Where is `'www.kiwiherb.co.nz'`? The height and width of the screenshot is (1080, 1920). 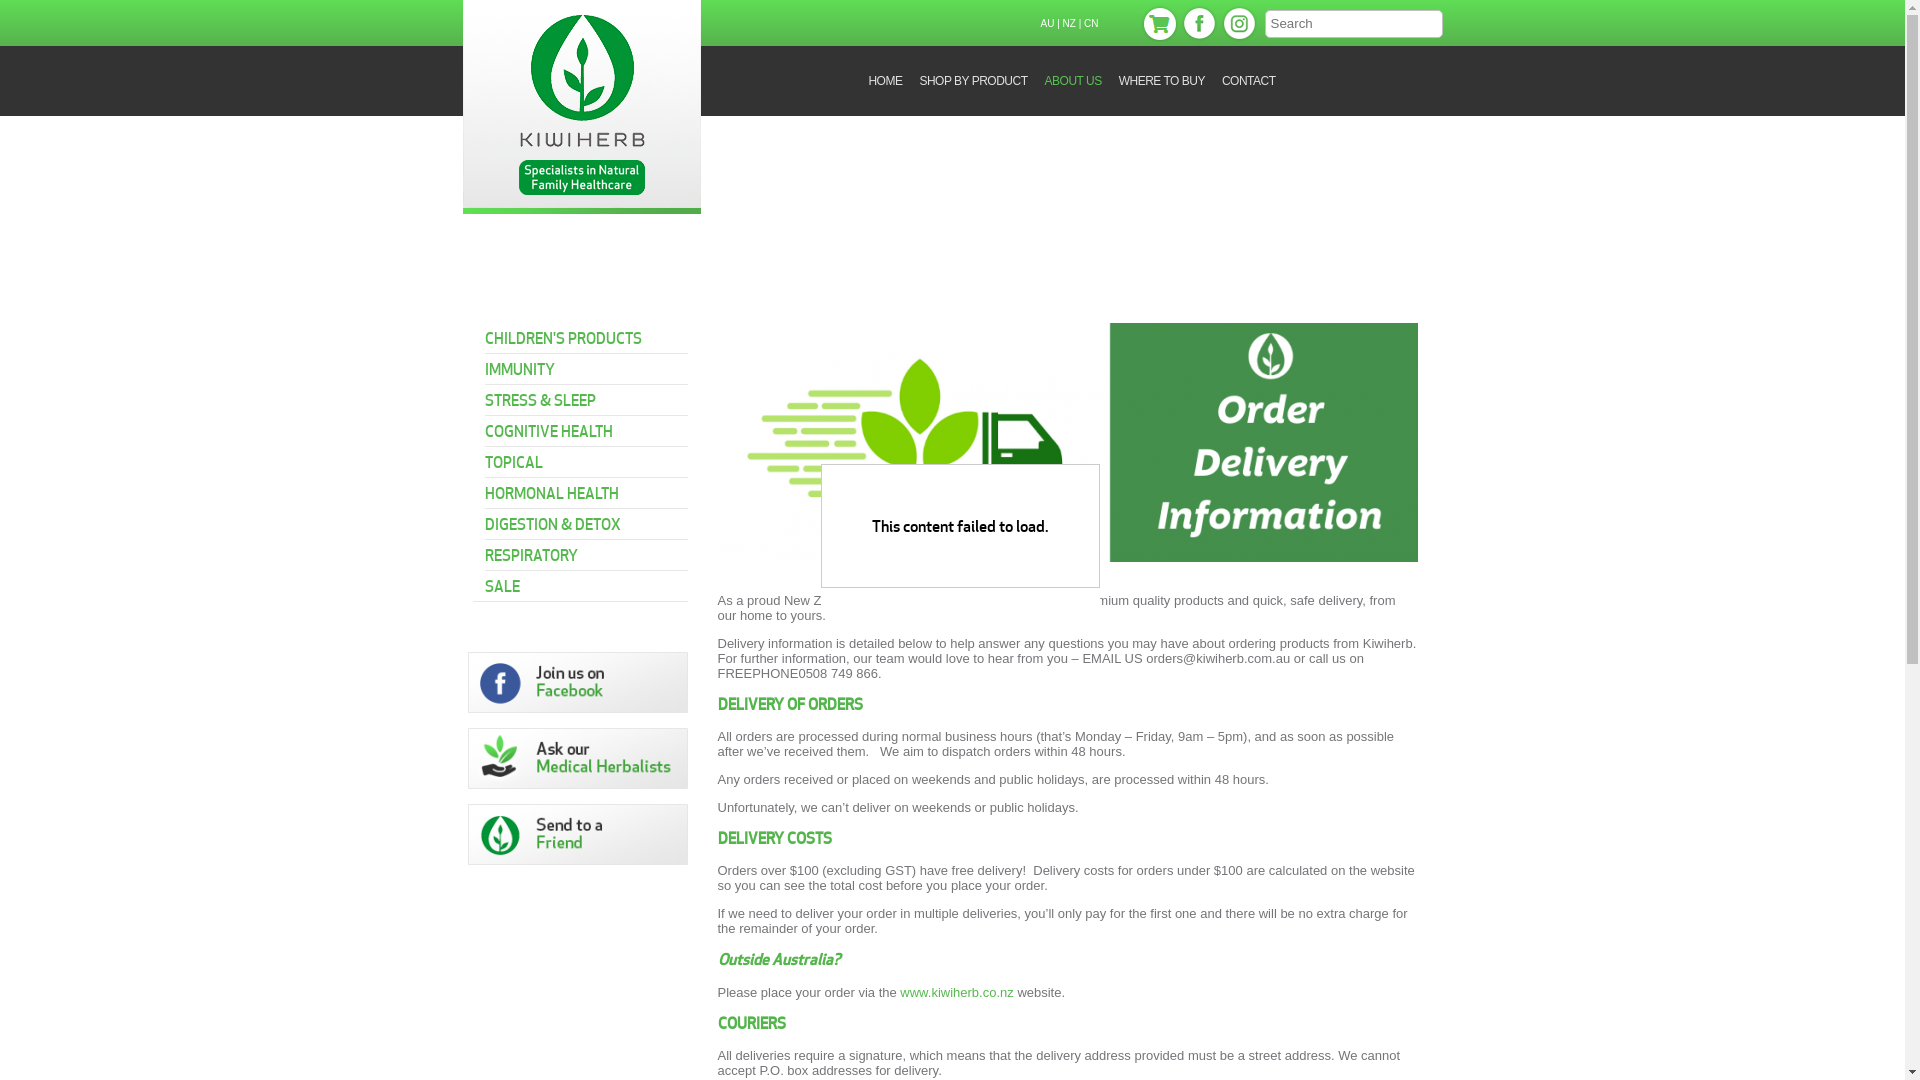
'www.kiwiherb.co.nz' is located at coordinates (955, 992).